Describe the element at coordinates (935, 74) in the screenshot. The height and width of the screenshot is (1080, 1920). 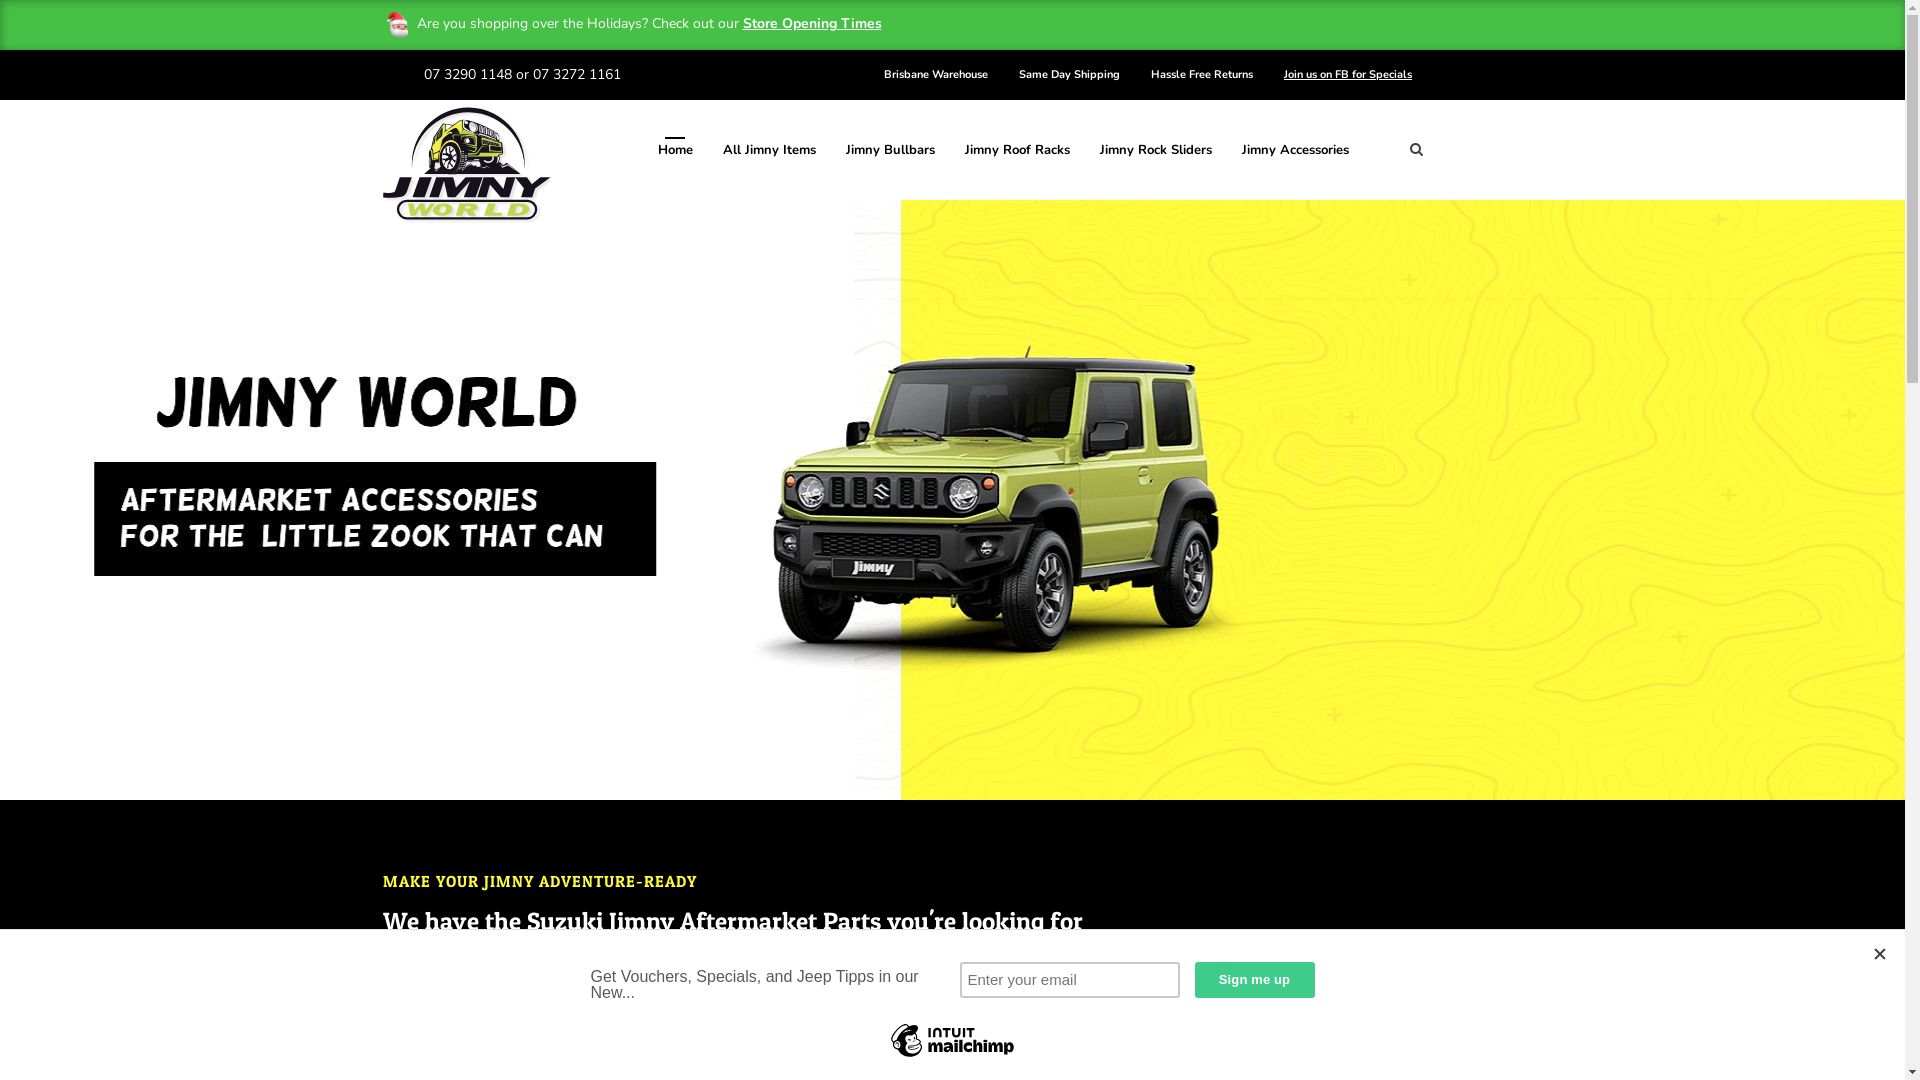
I see `'Brisbane Warehouse'` at that location.